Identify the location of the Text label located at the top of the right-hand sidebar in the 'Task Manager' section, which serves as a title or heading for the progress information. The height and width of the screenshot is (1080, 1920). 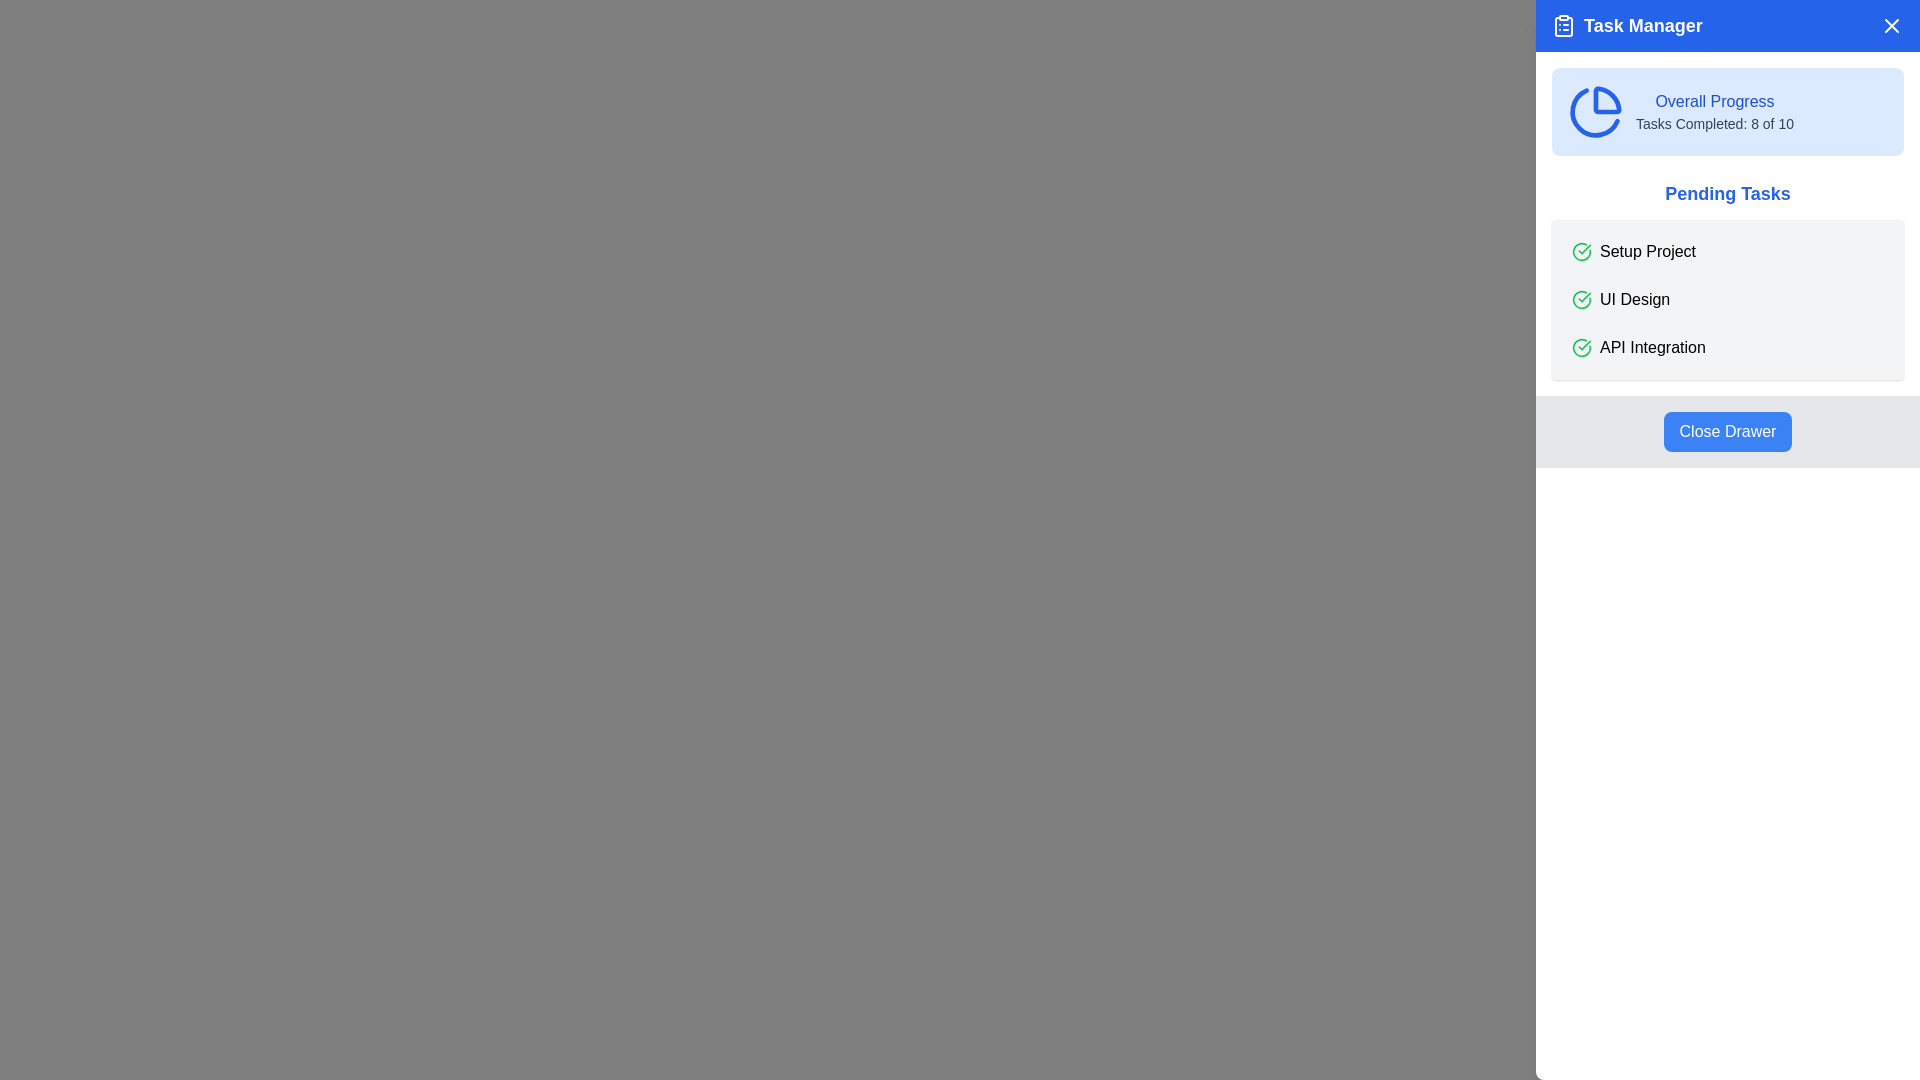
(1713, 101).